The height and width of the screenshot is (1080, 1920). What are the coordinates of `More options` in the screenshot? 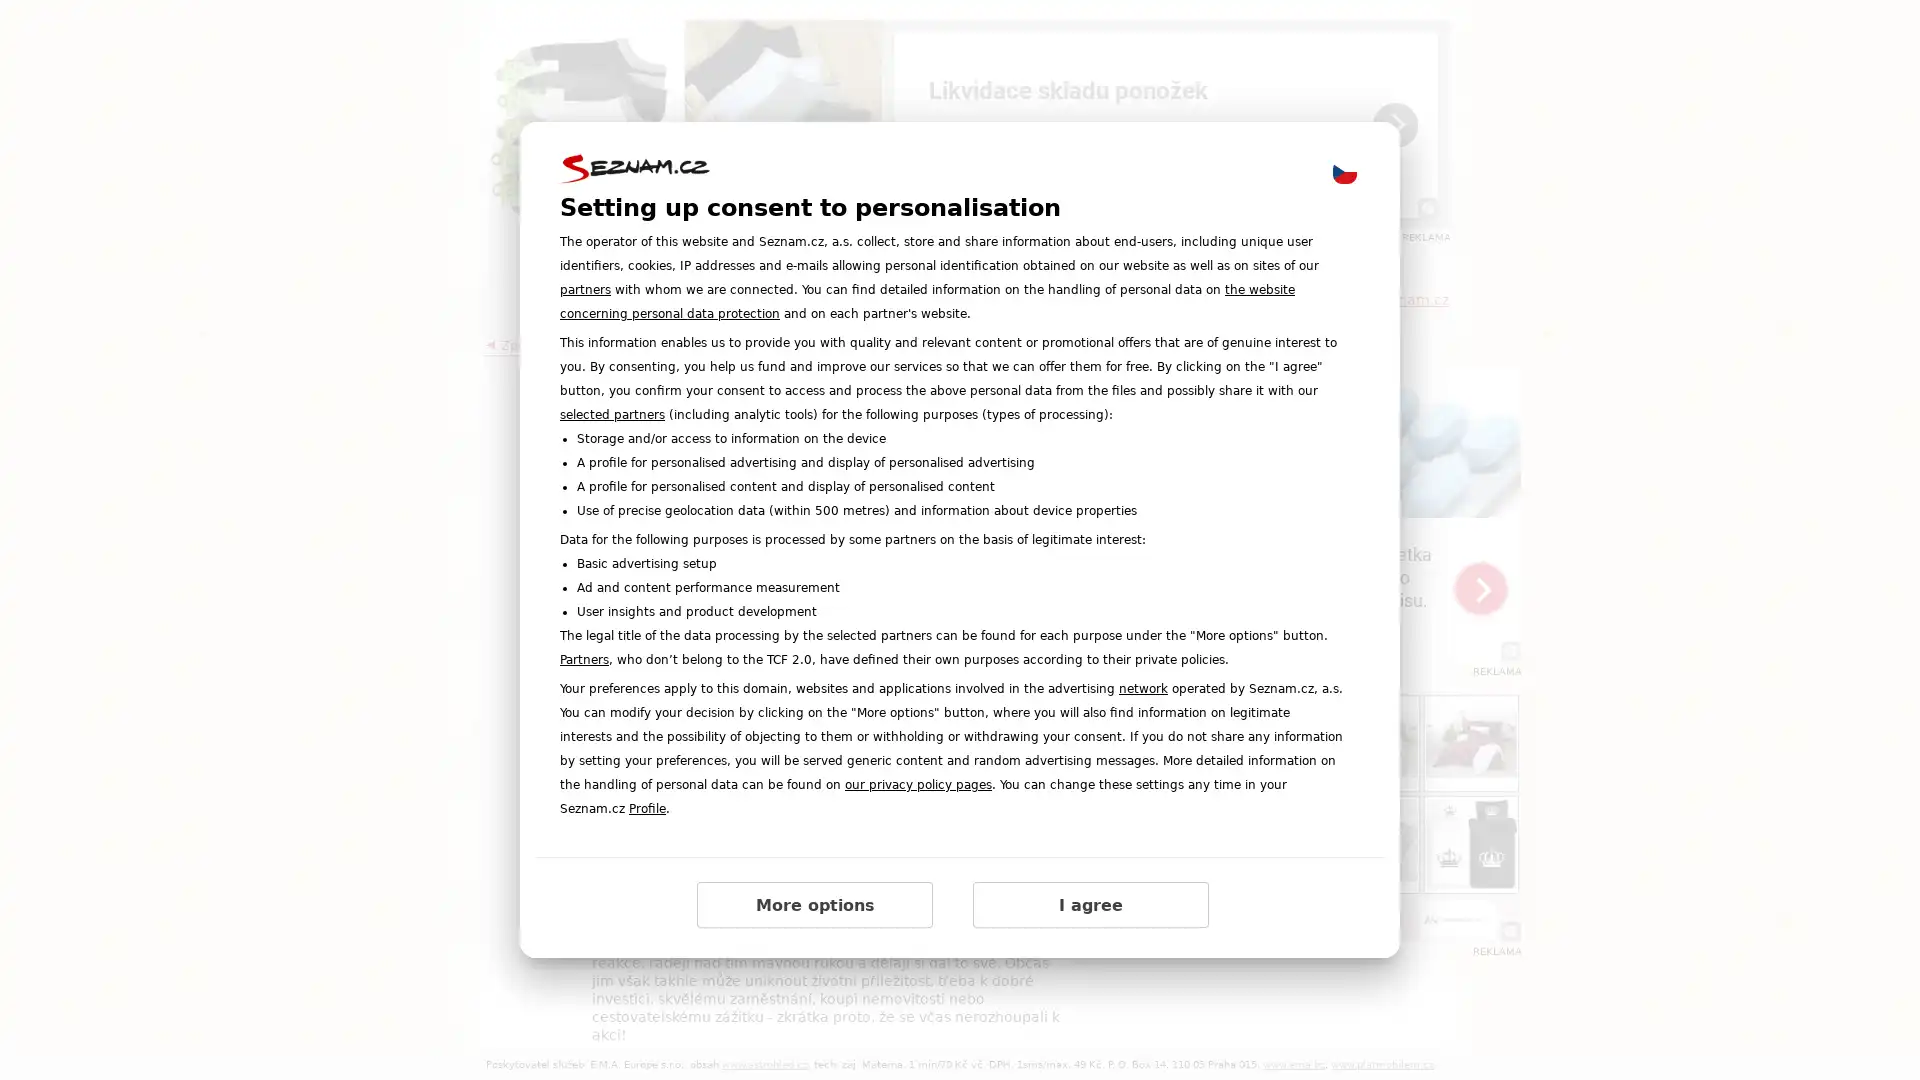 It's located at (815, 905).